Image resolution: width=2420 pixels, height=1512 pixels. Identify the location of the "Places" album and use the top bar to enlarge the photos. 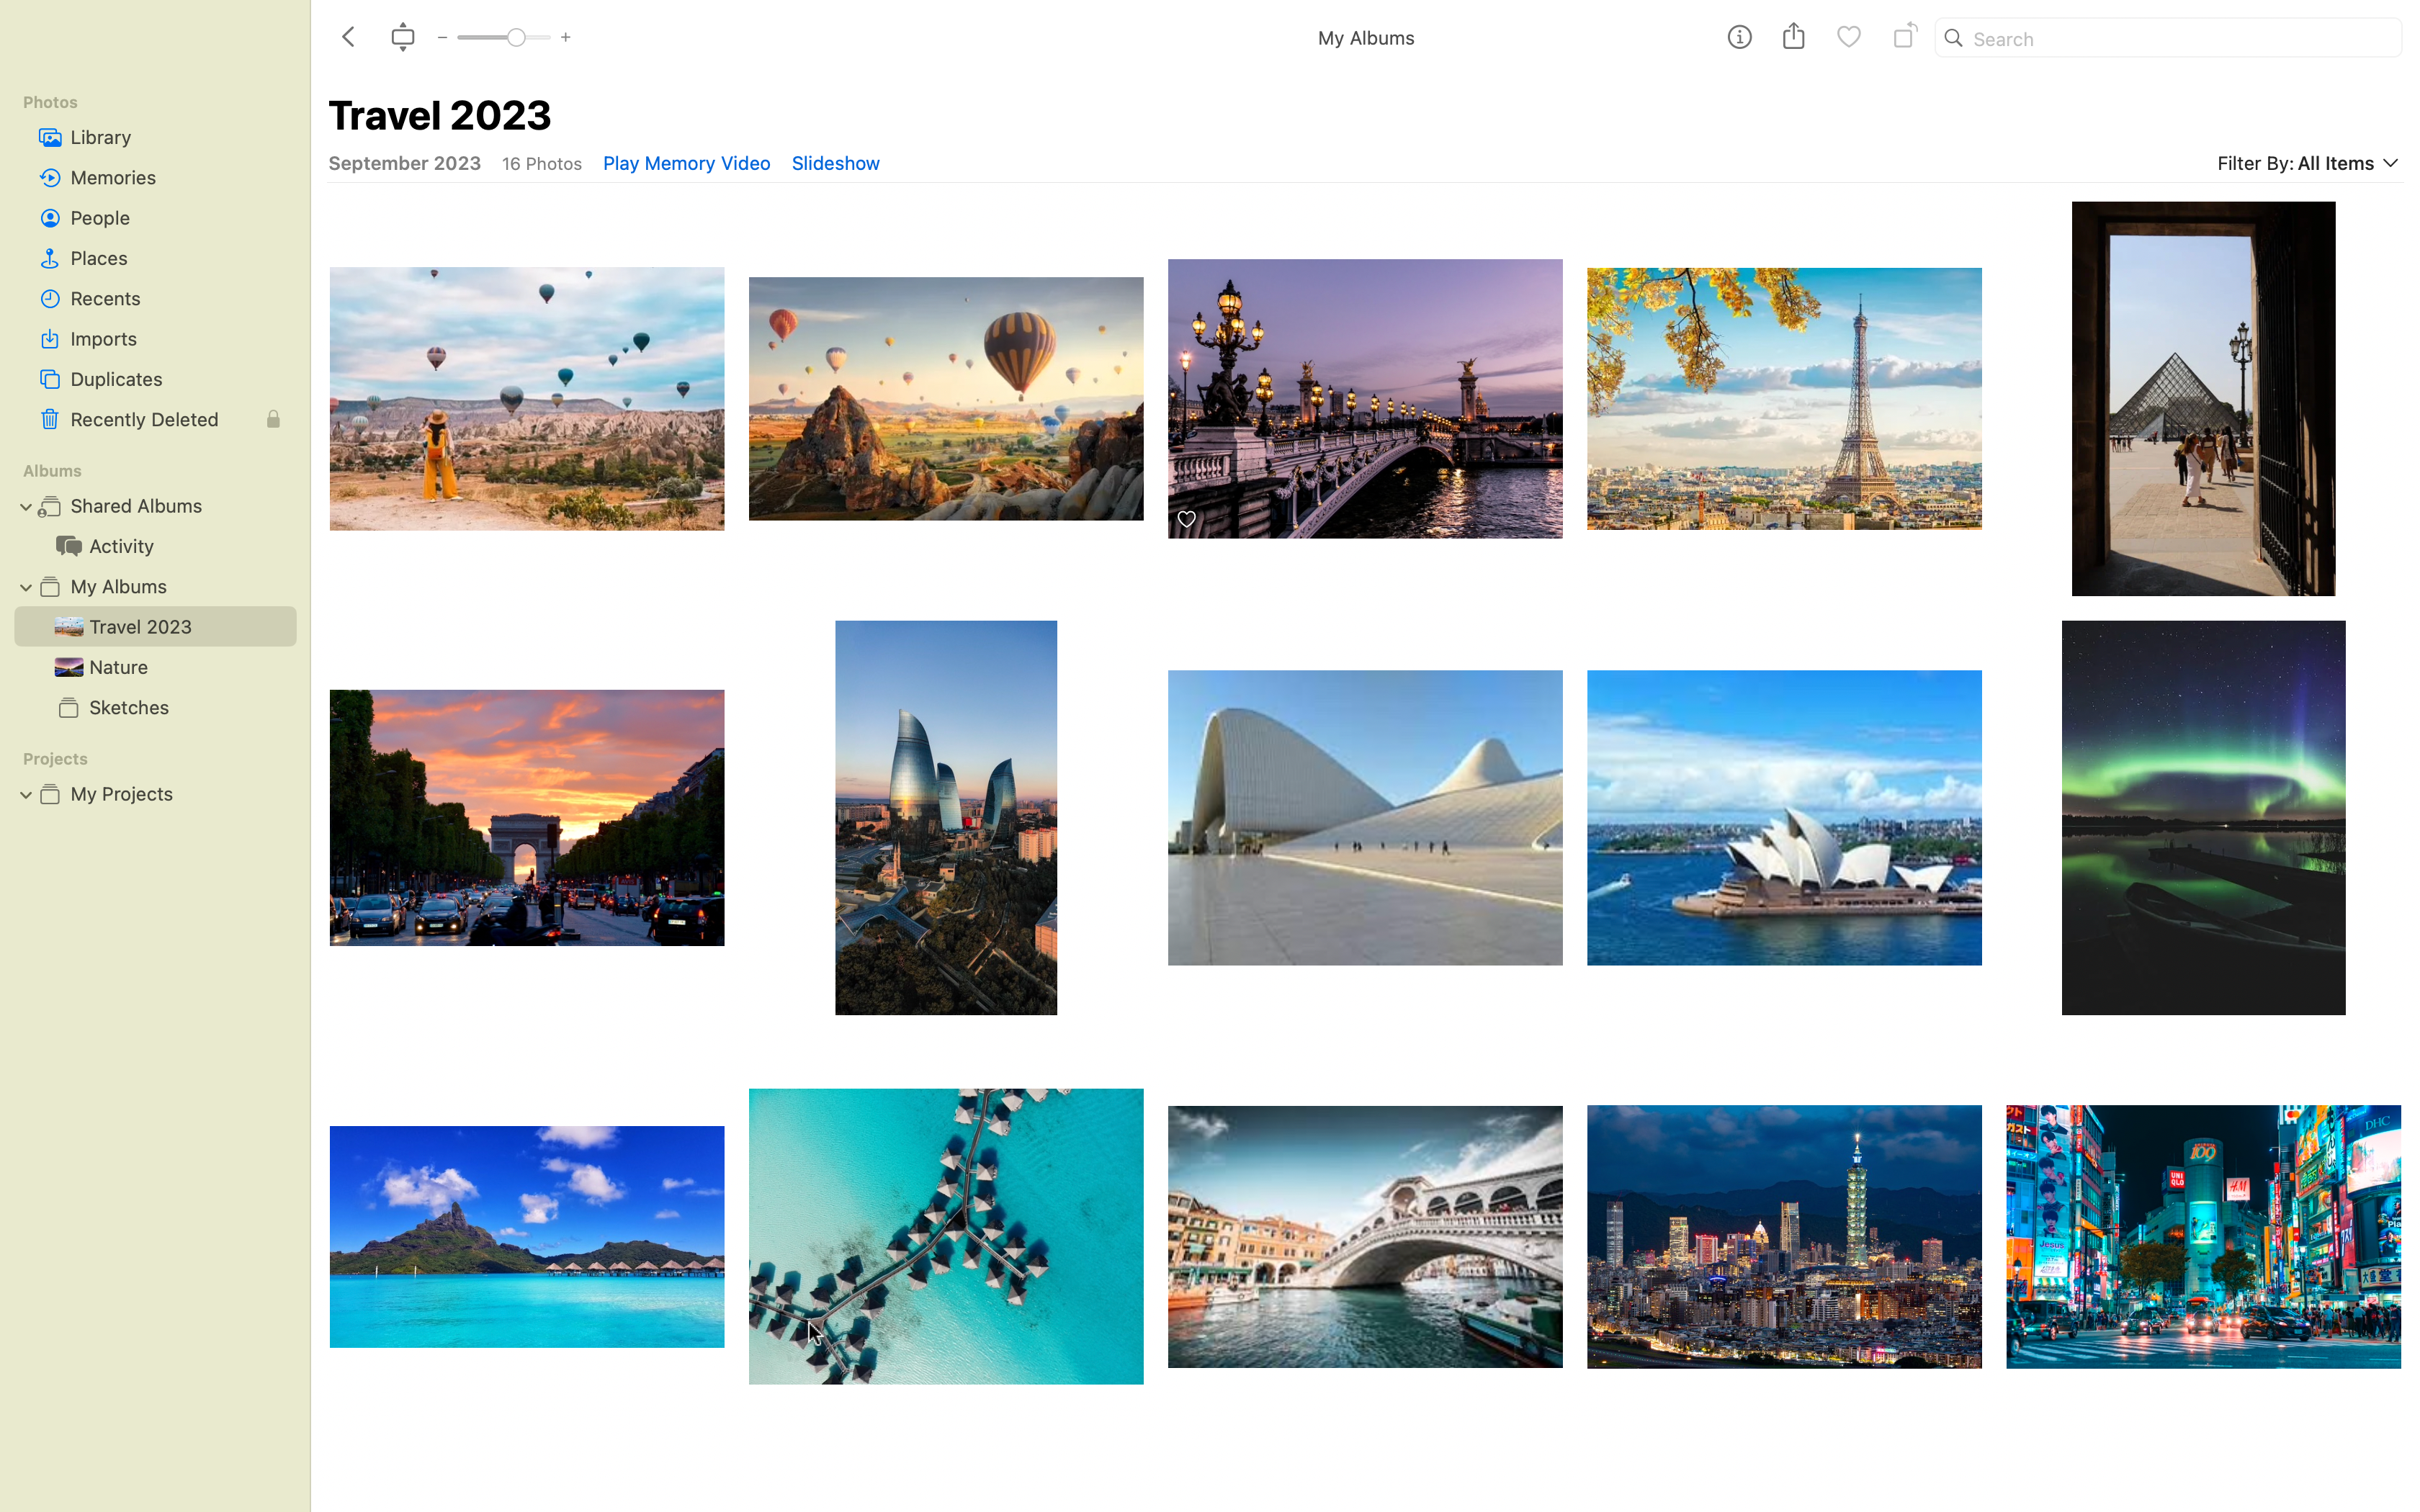
(154, 258).